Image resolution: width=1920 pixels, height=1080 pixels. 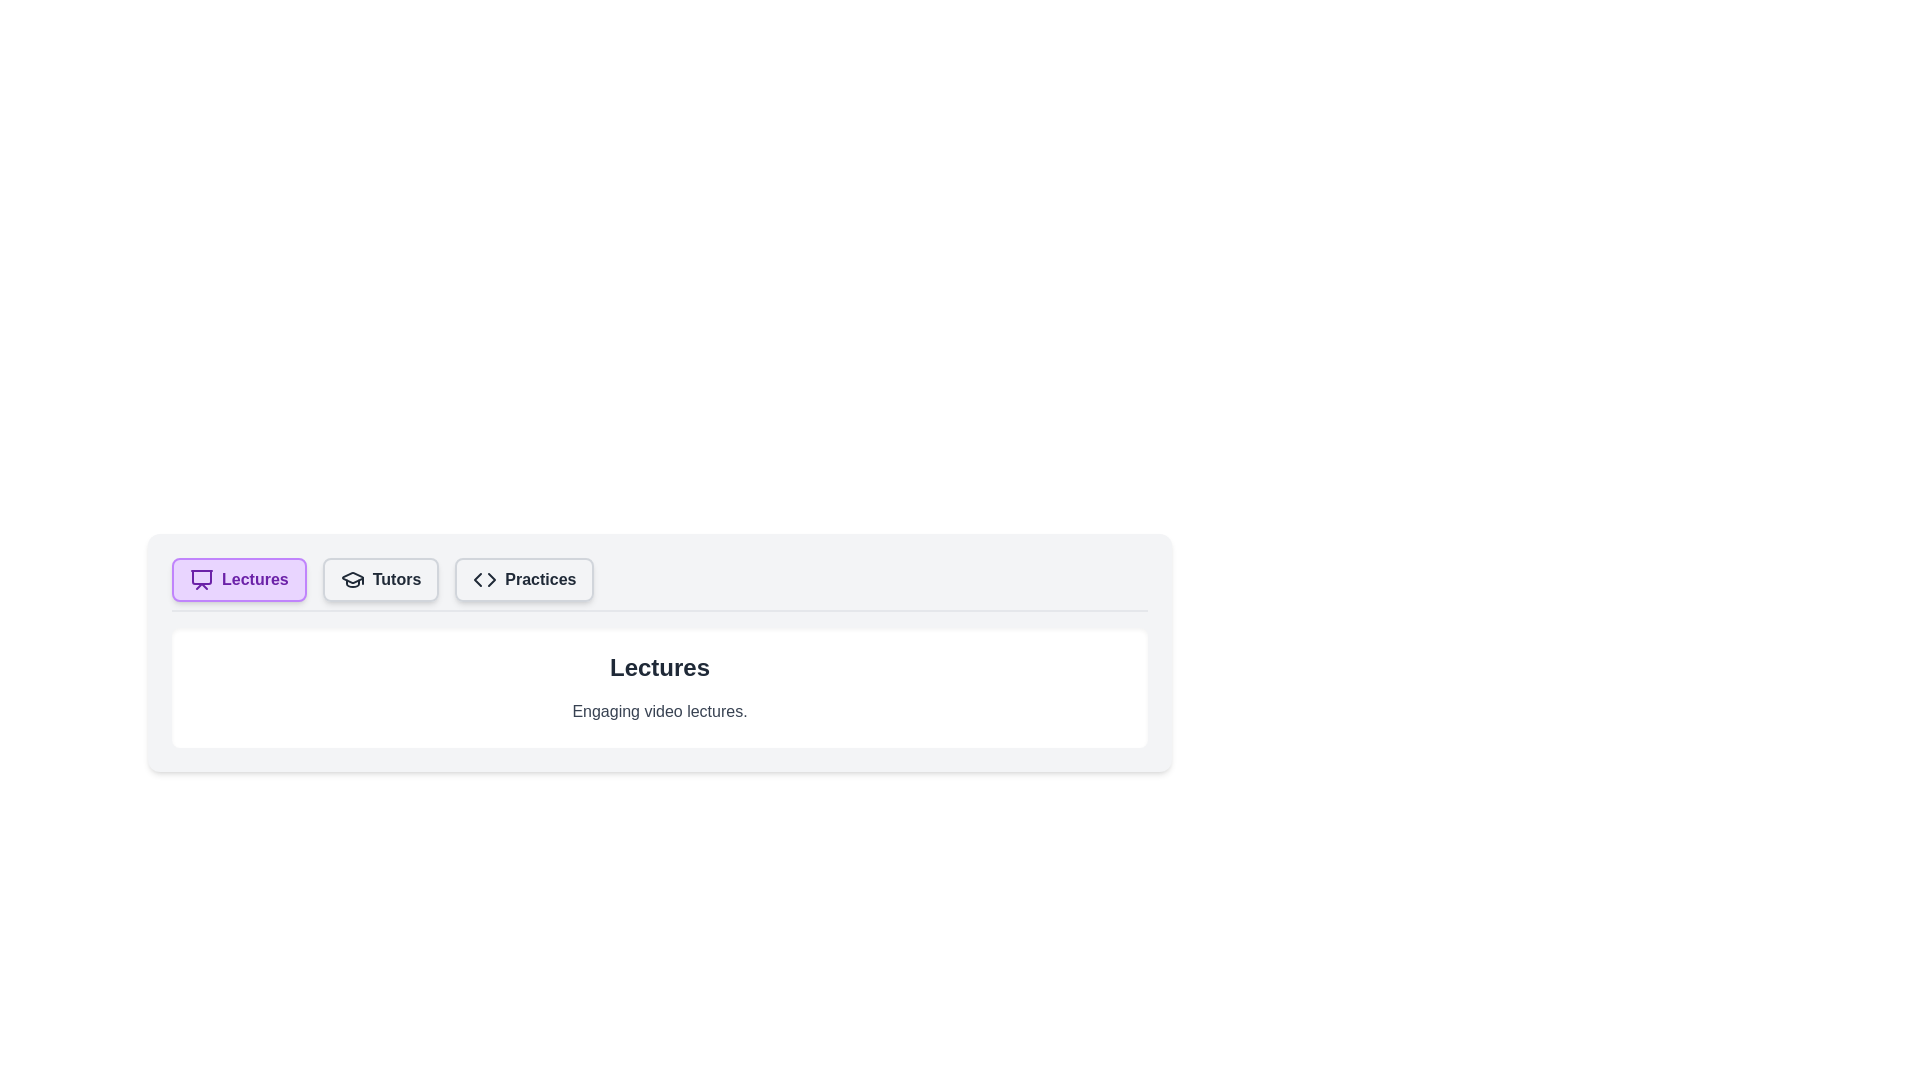 I want to click on the 'Practices' button, which is a rectangular button with bold text and a small code icon to its left, located in the horizontal tab bar, so click(x=524, y=579).